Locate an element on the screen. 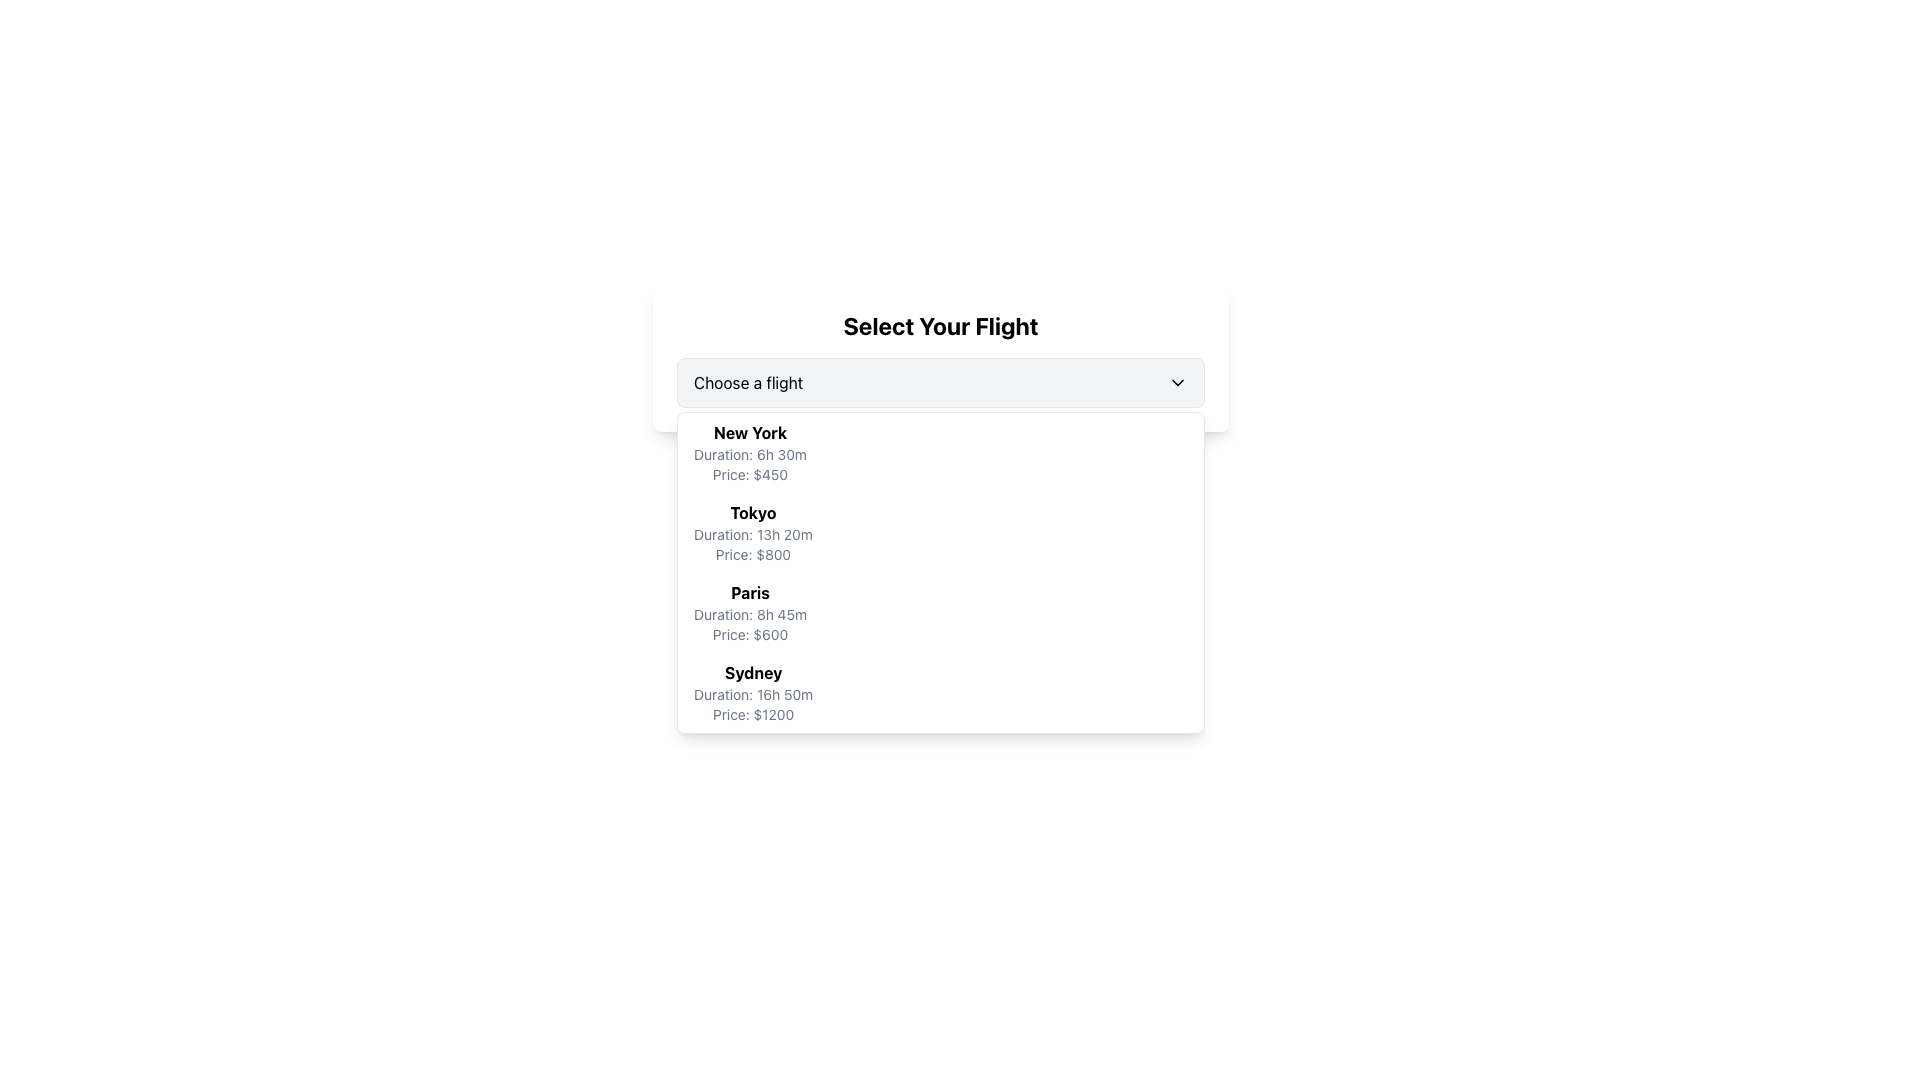 The width and height of the screenshot is (1920, 1080). the informational list item displaying flight details to Paris, which includes the duration and price is located at coordinates (749, 612).